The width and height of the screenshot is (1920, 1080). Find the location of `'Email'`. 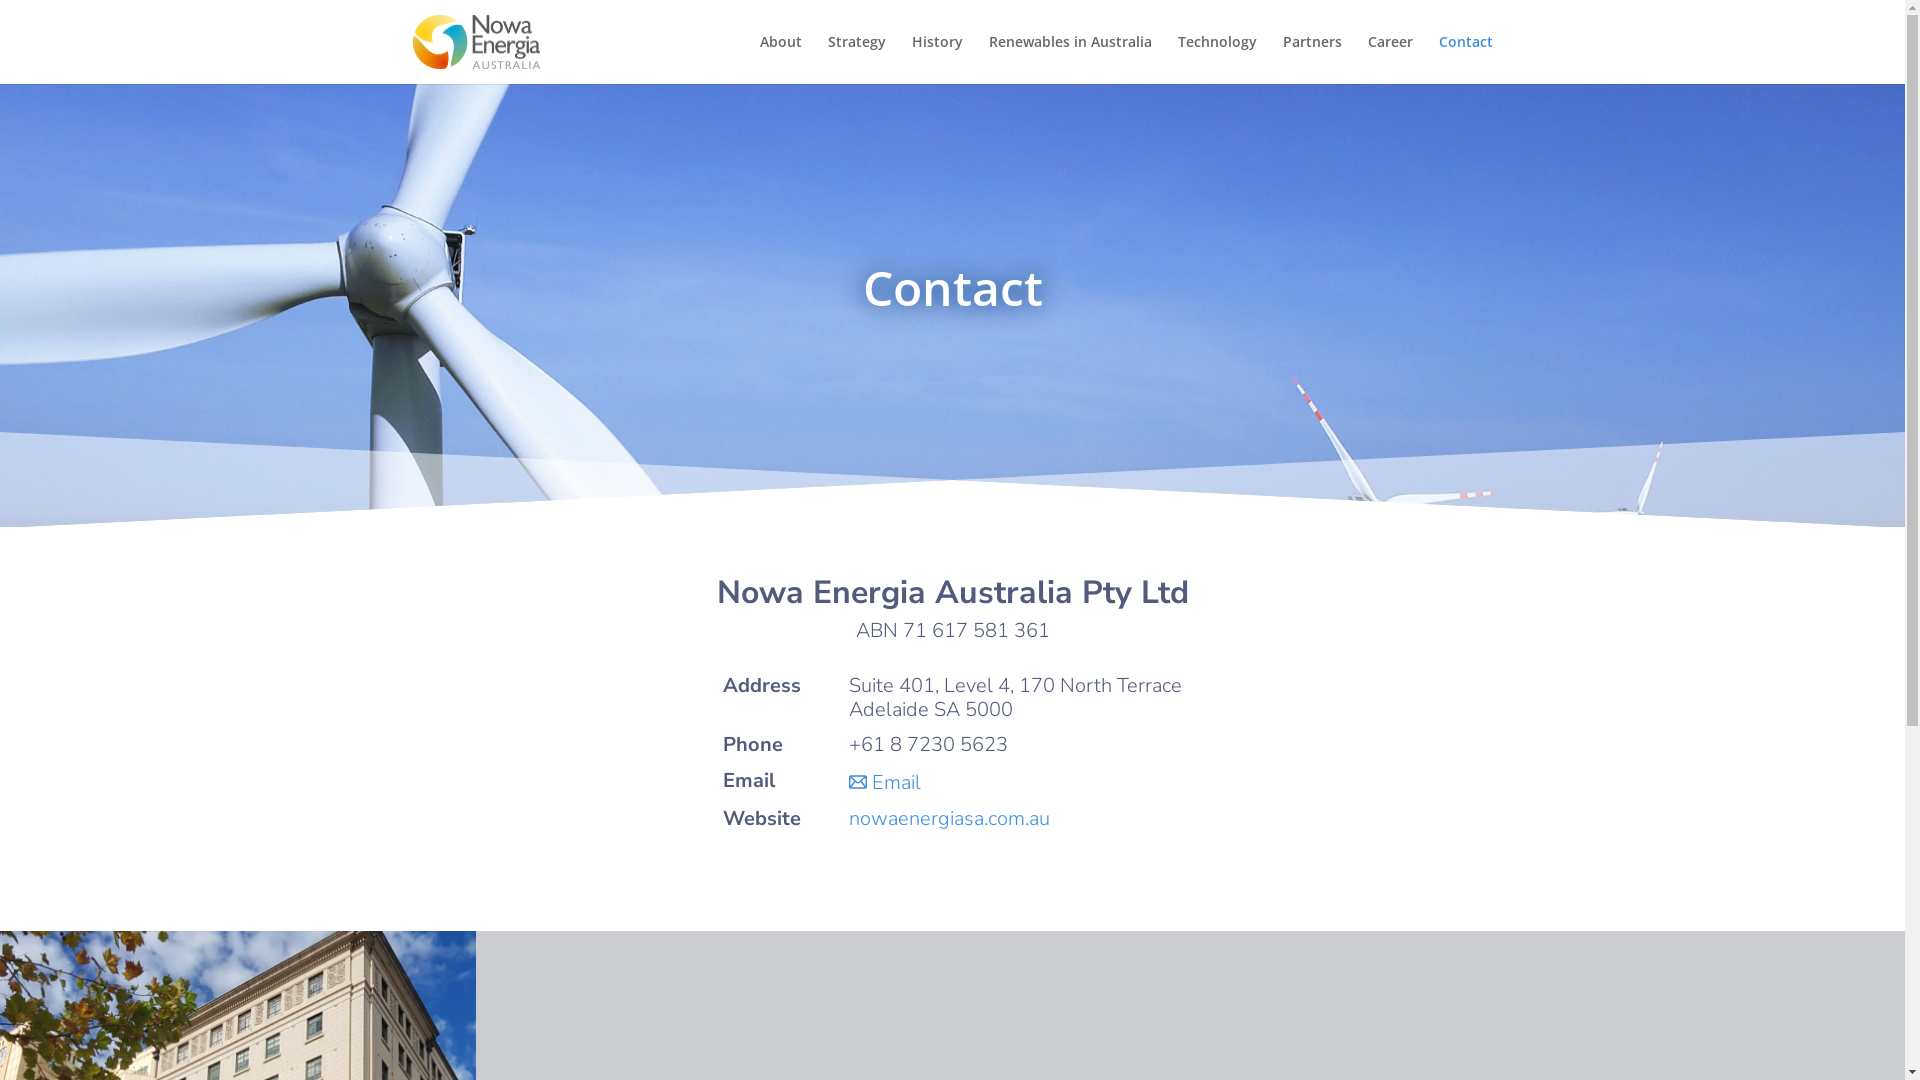

'Email' is located at coordinates (883, 781).